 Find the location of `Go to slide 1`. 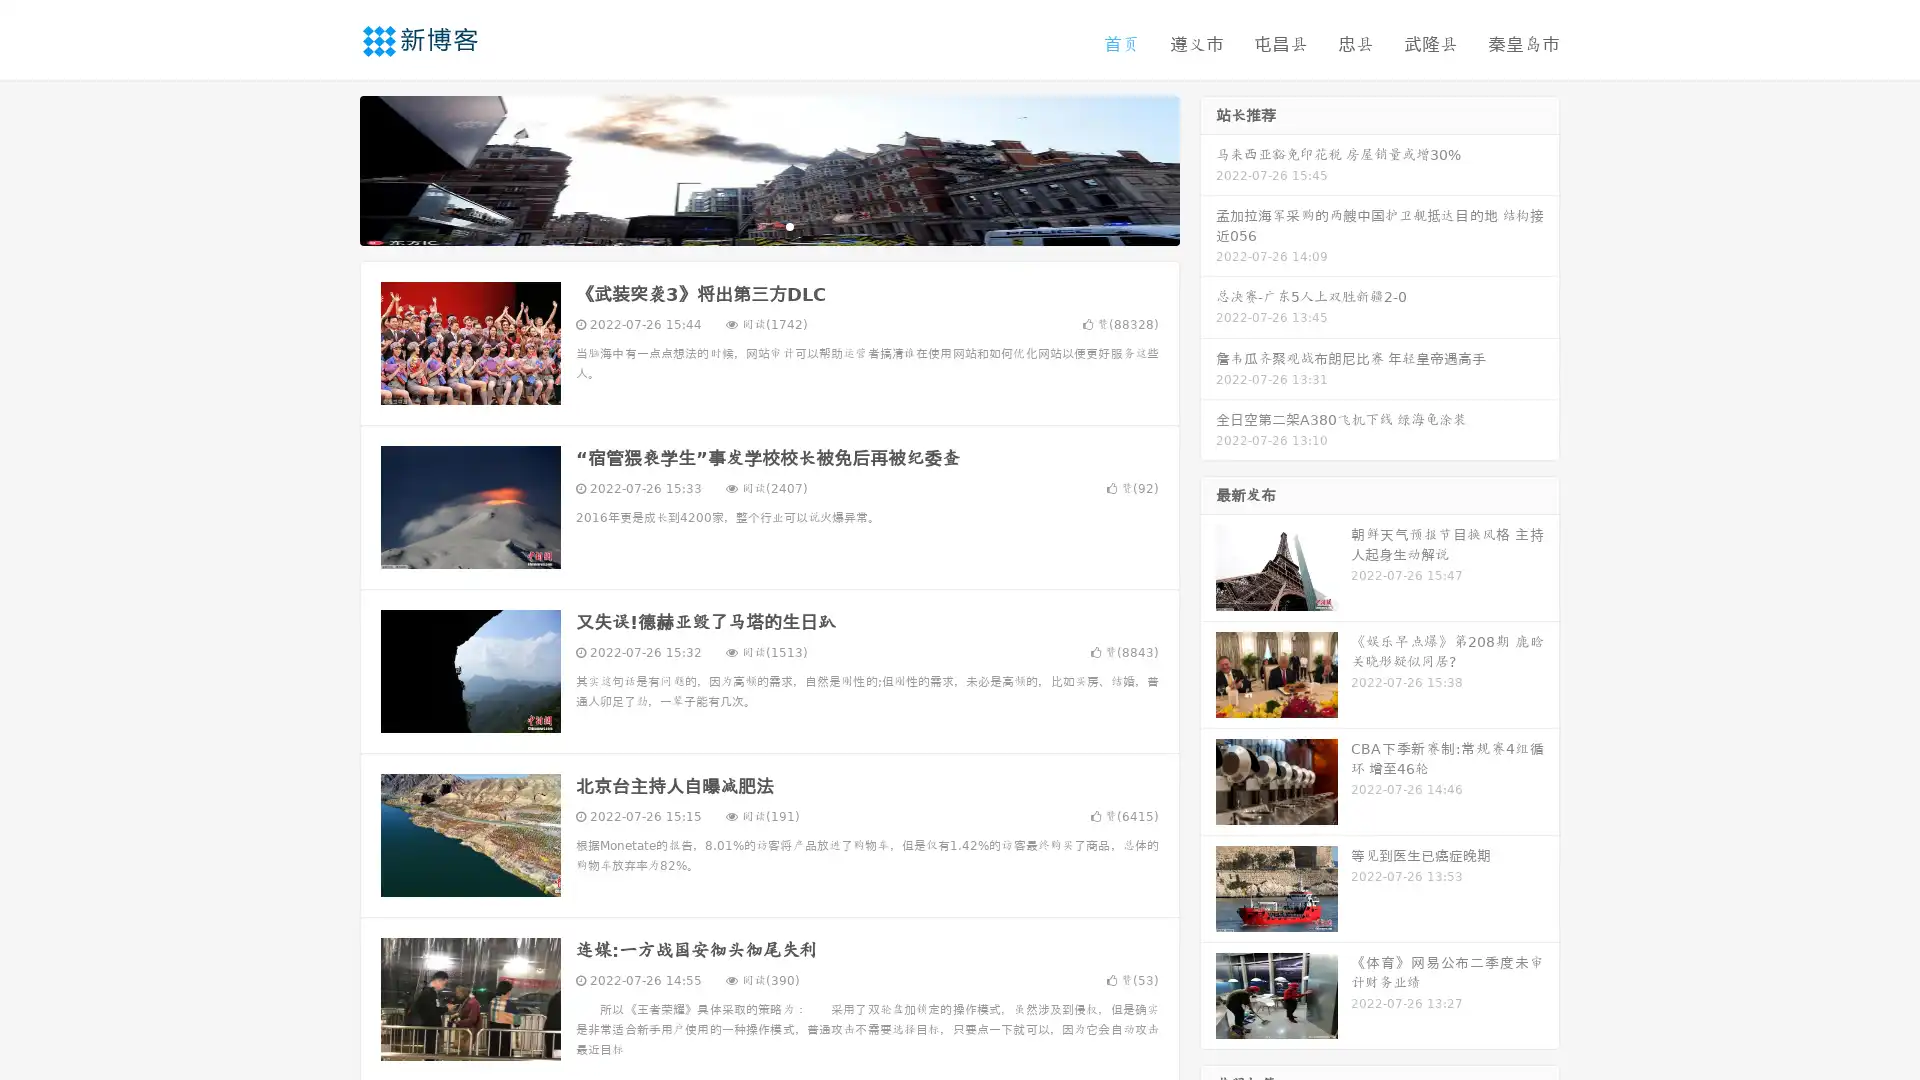

Go to slide 1 is located at coordinates (748, 225).